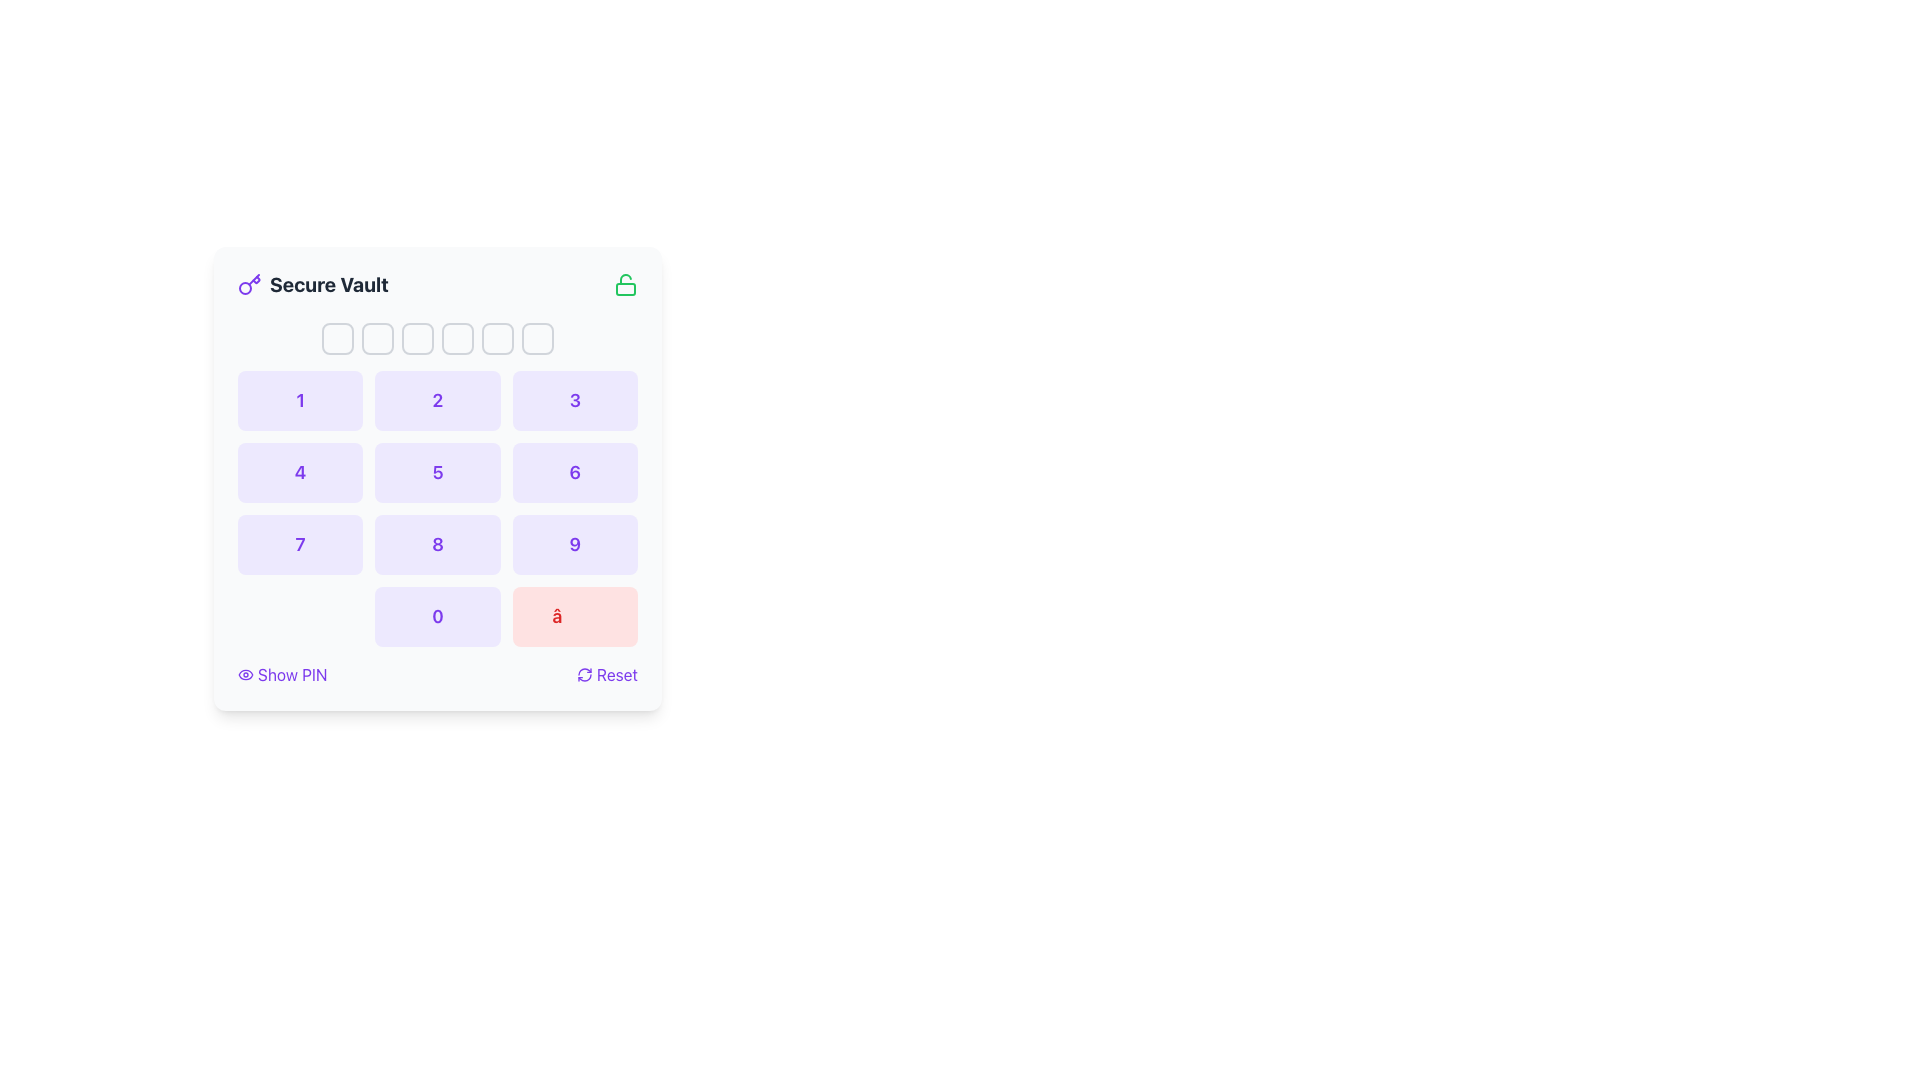 The height and width of the screenshot is (1080, 1920). Describe the element at coordinates (299, 401) in the screenshot. I see `the button labeled '1' with a soft violet background in the Secure Vault keypad interface to input the numeric value '1'` at that location.